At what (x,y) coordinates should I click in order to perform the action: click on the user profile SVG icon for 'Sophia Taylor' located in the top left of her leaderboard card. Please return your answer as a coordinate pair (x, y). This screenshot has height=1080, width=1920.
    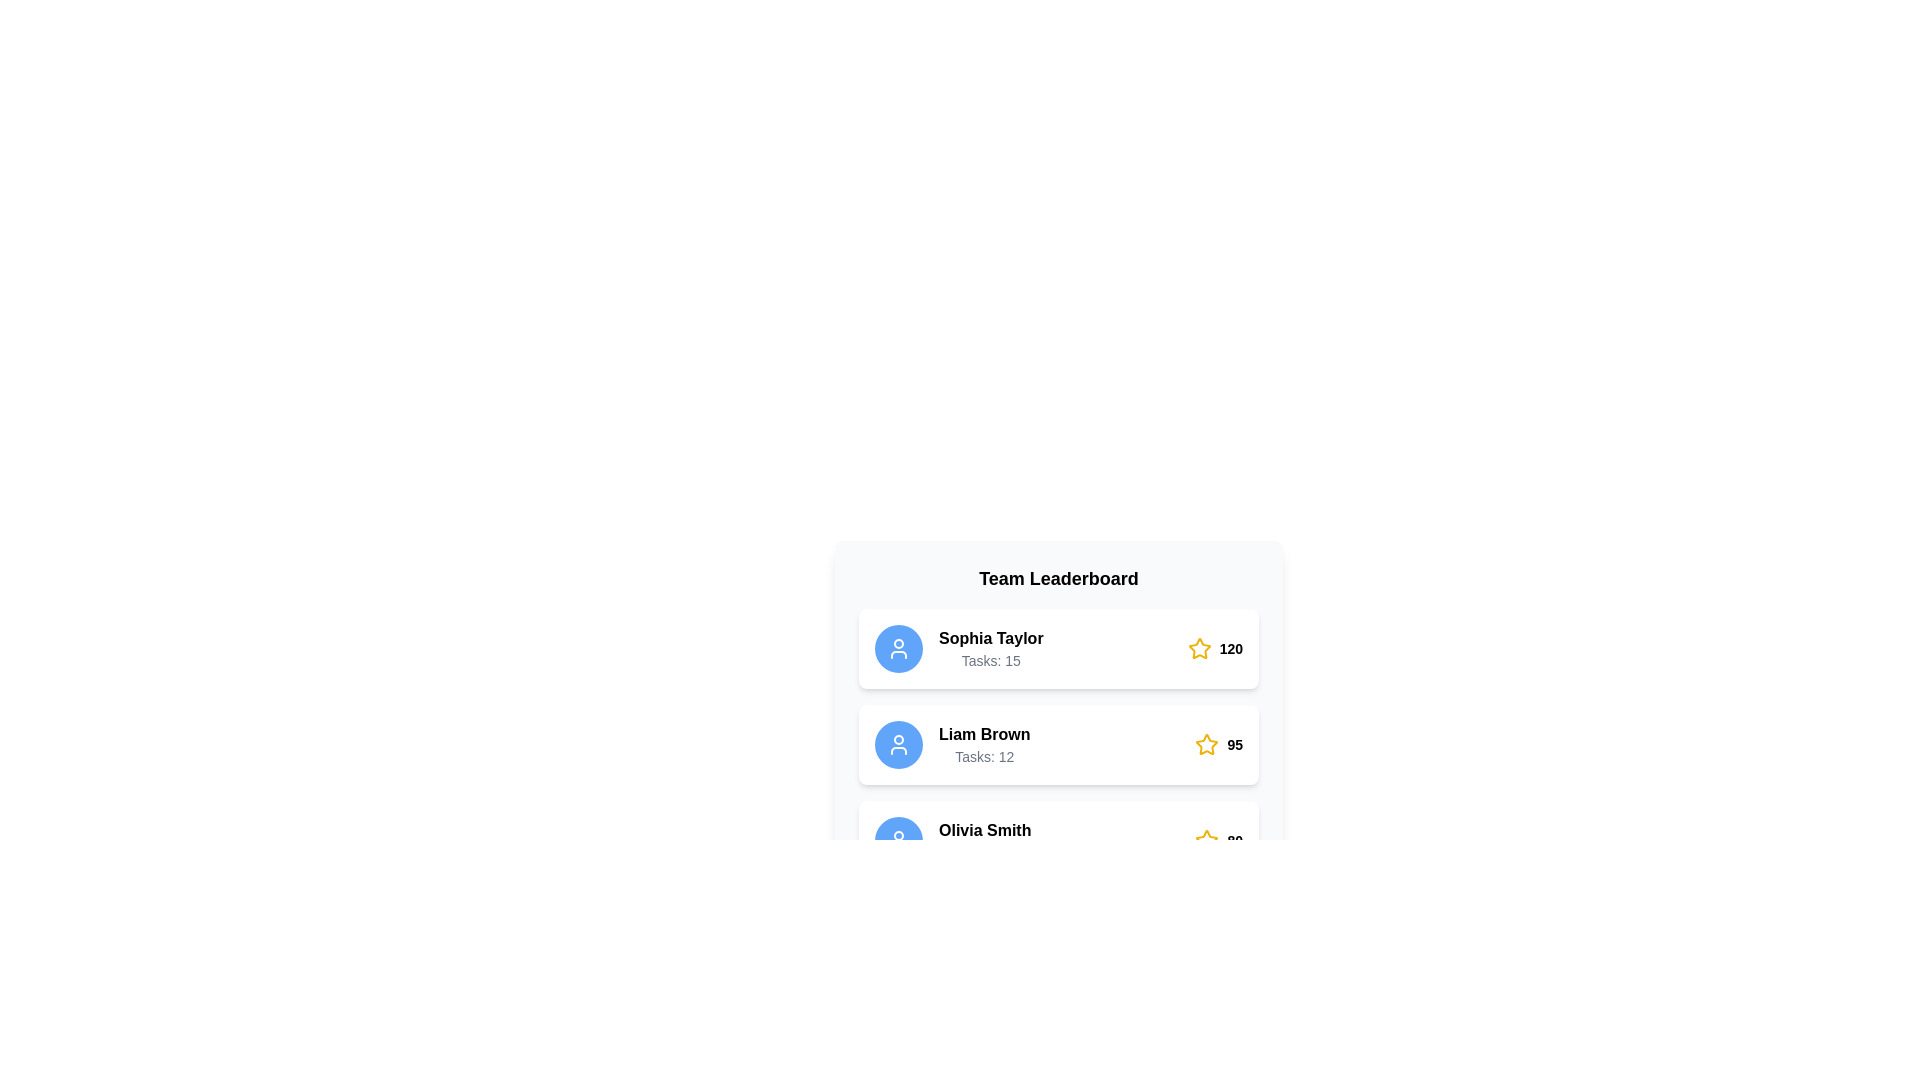
    Looking at the image, I should click on (897, 648).